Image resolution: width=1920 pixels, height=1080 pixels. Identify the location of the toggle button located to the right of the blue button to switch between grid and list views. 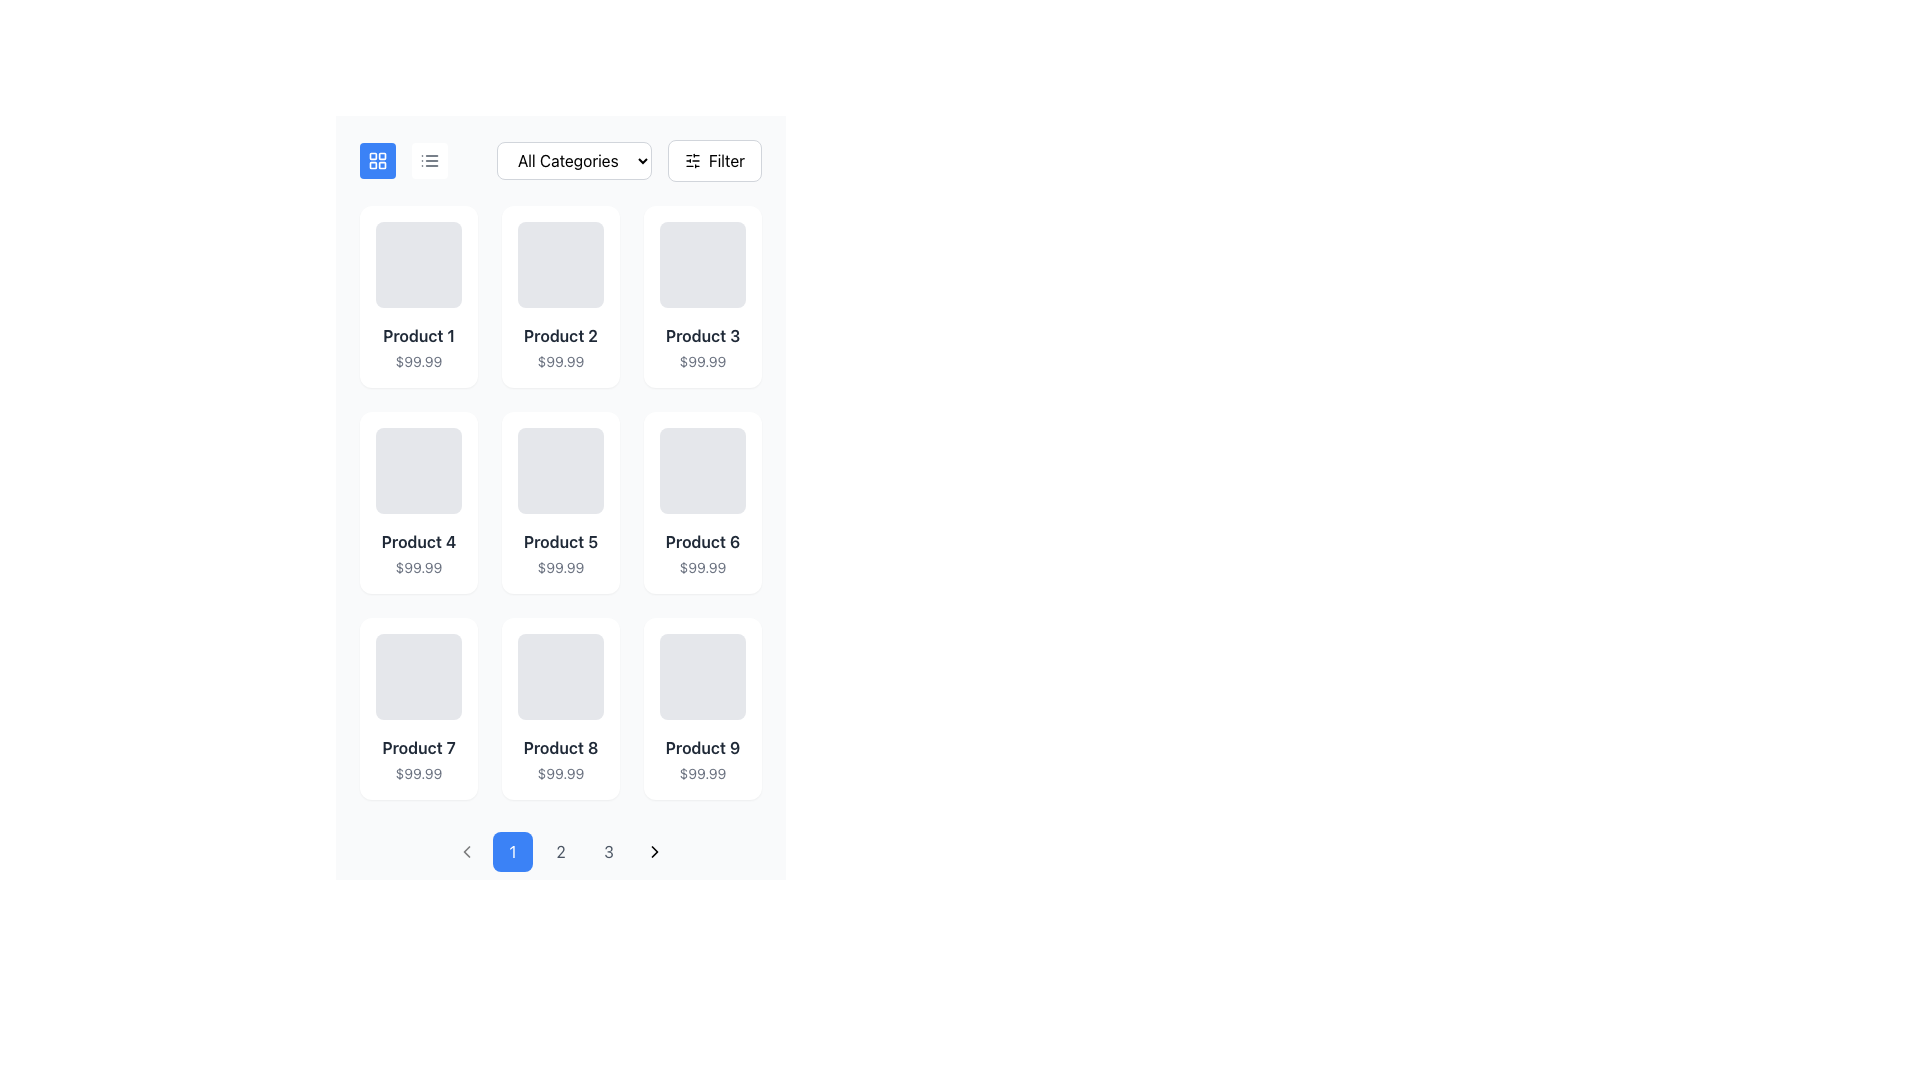
(429, 160).